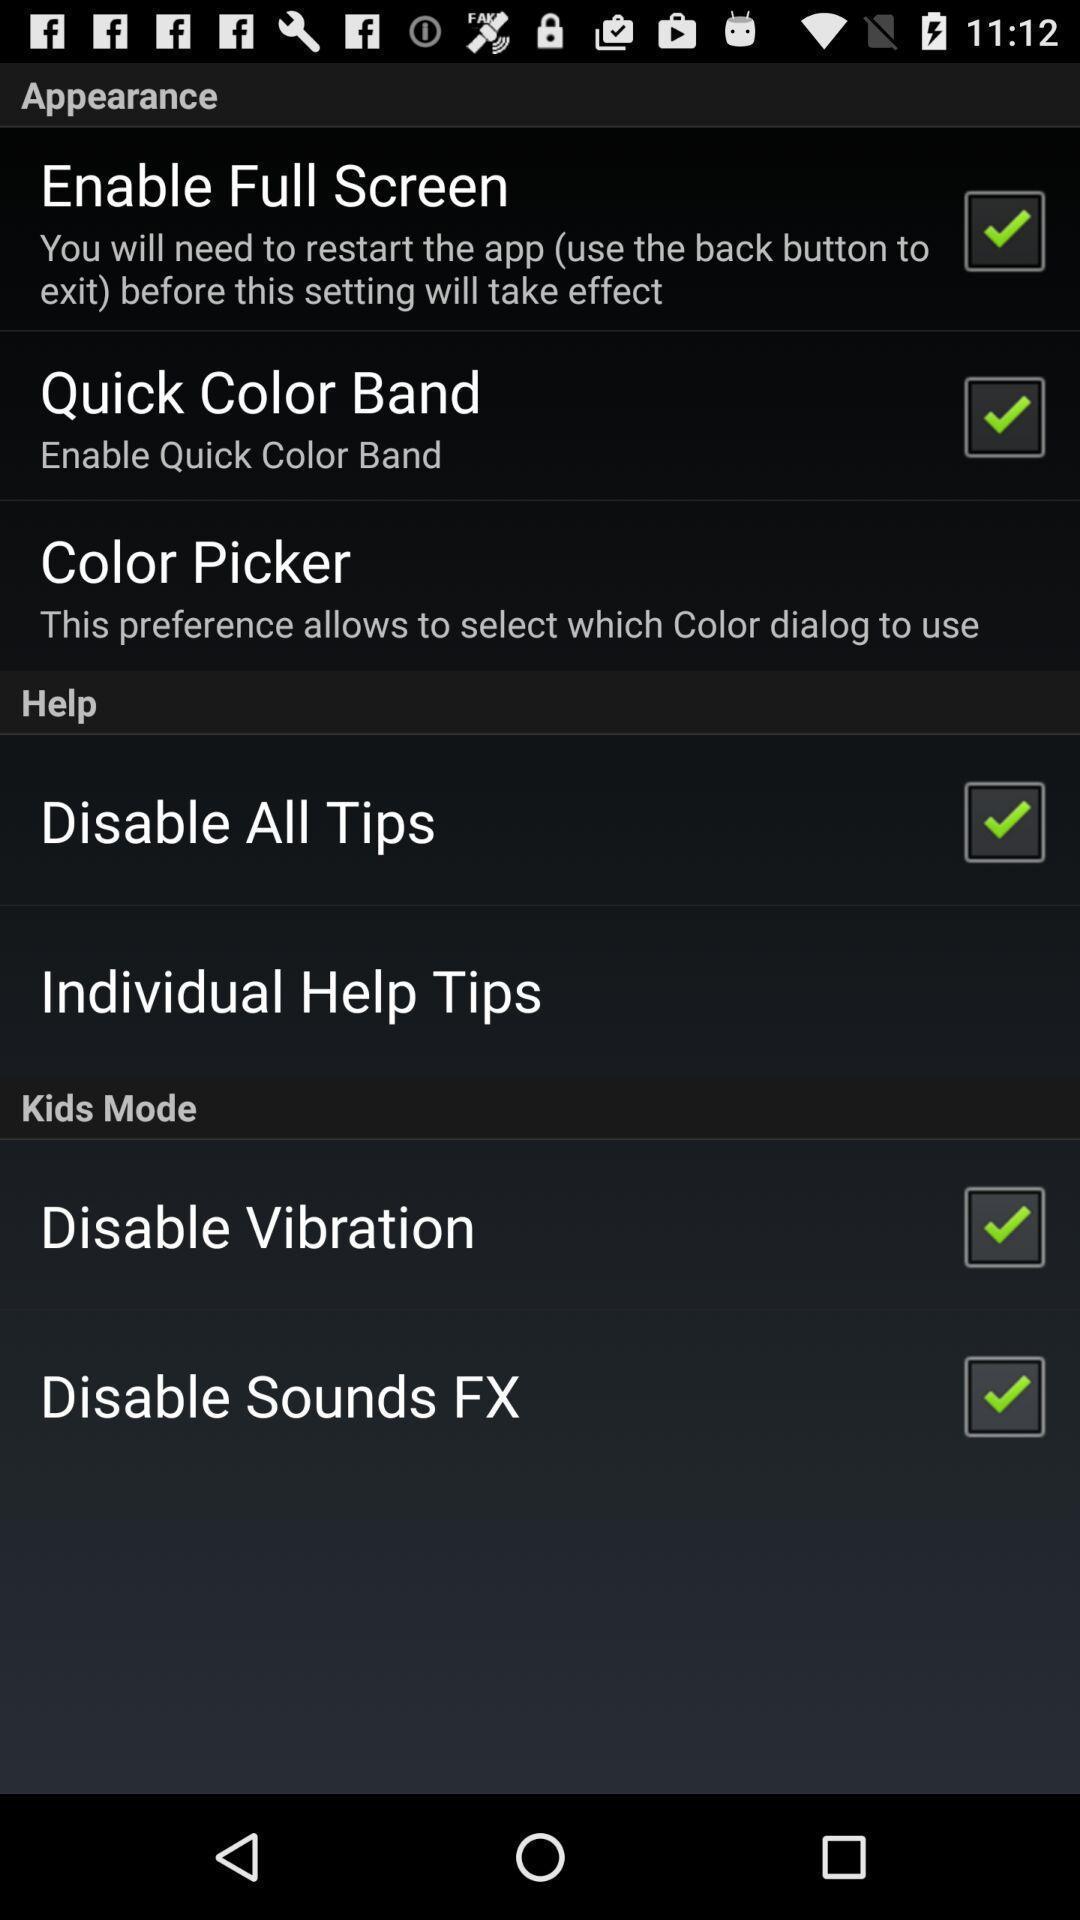  Describe the element at coordinates (291, 989) in the screenshot. I see `the item below disable all tips app` at that location.